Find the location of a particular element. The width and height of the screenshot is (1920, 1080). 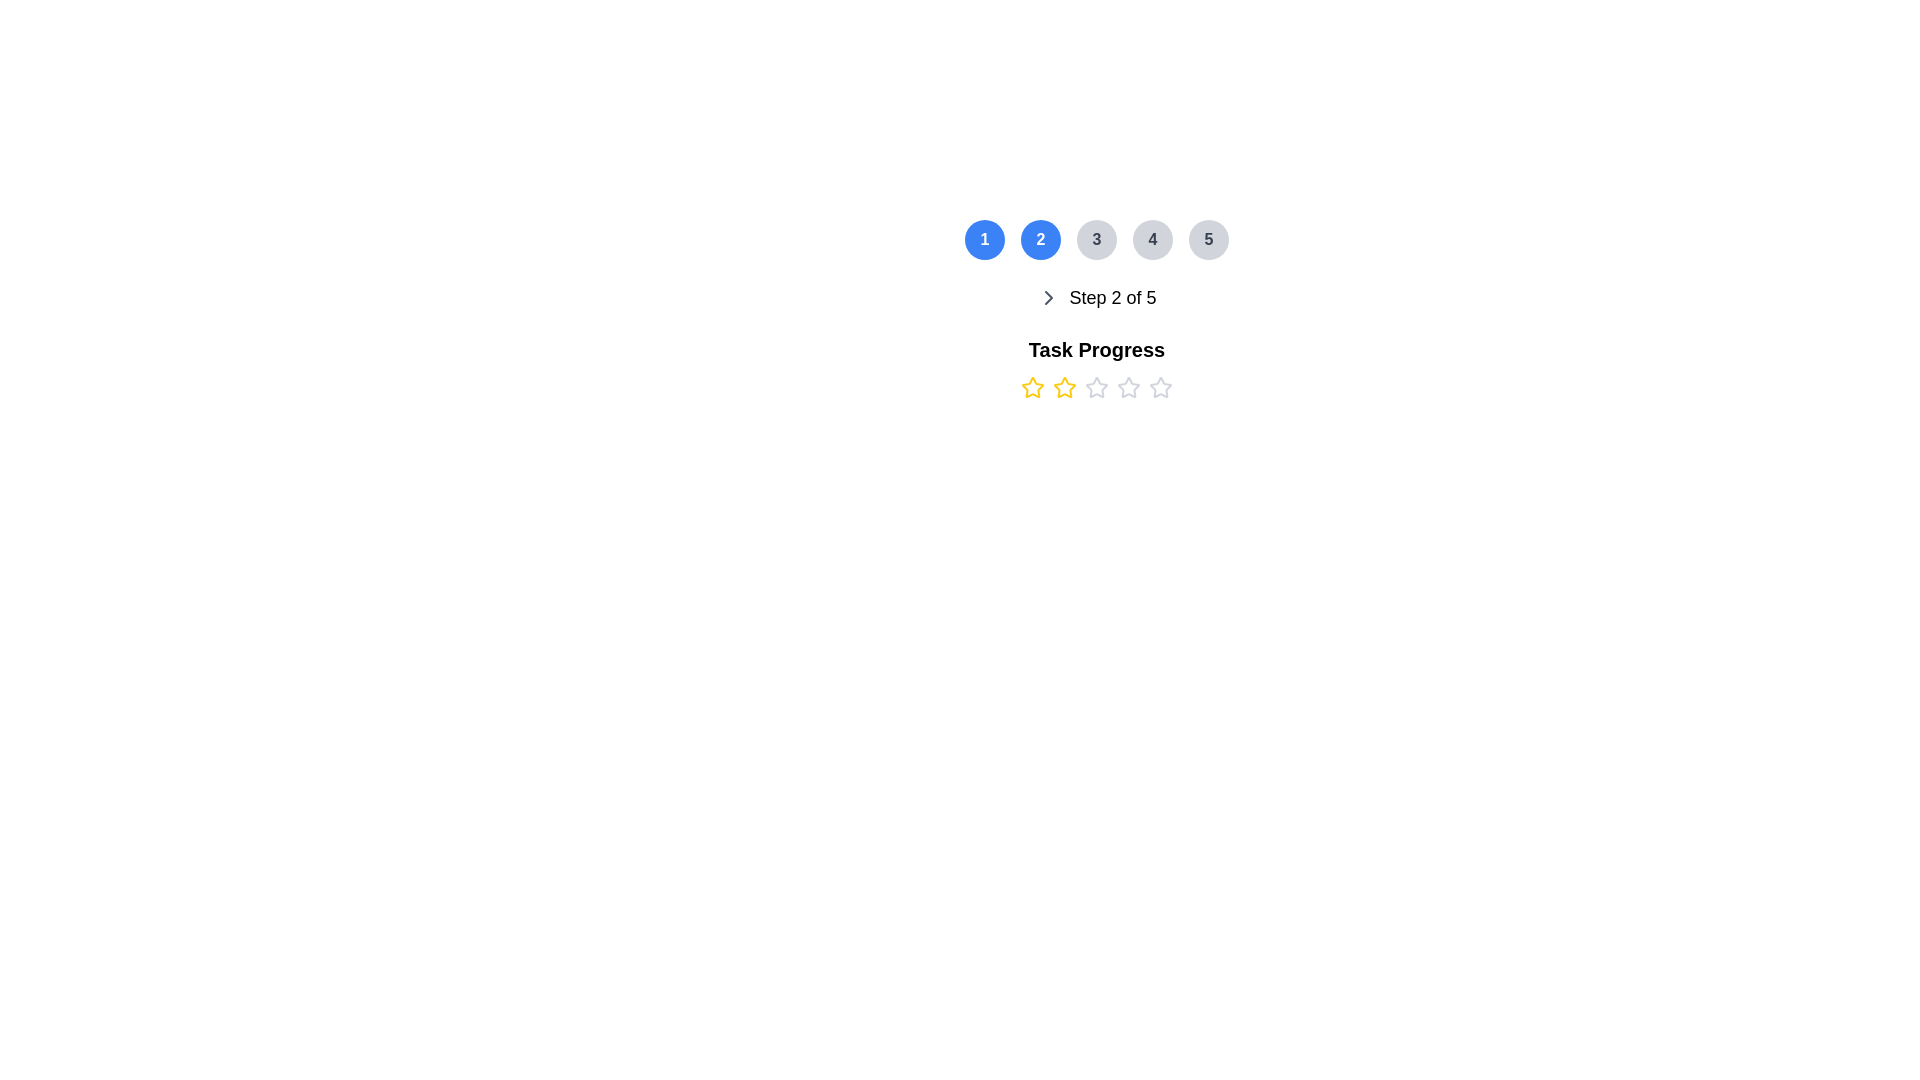

the circular button representing step 2 in the progress navigation bar is located at coordinates (1040, 238).